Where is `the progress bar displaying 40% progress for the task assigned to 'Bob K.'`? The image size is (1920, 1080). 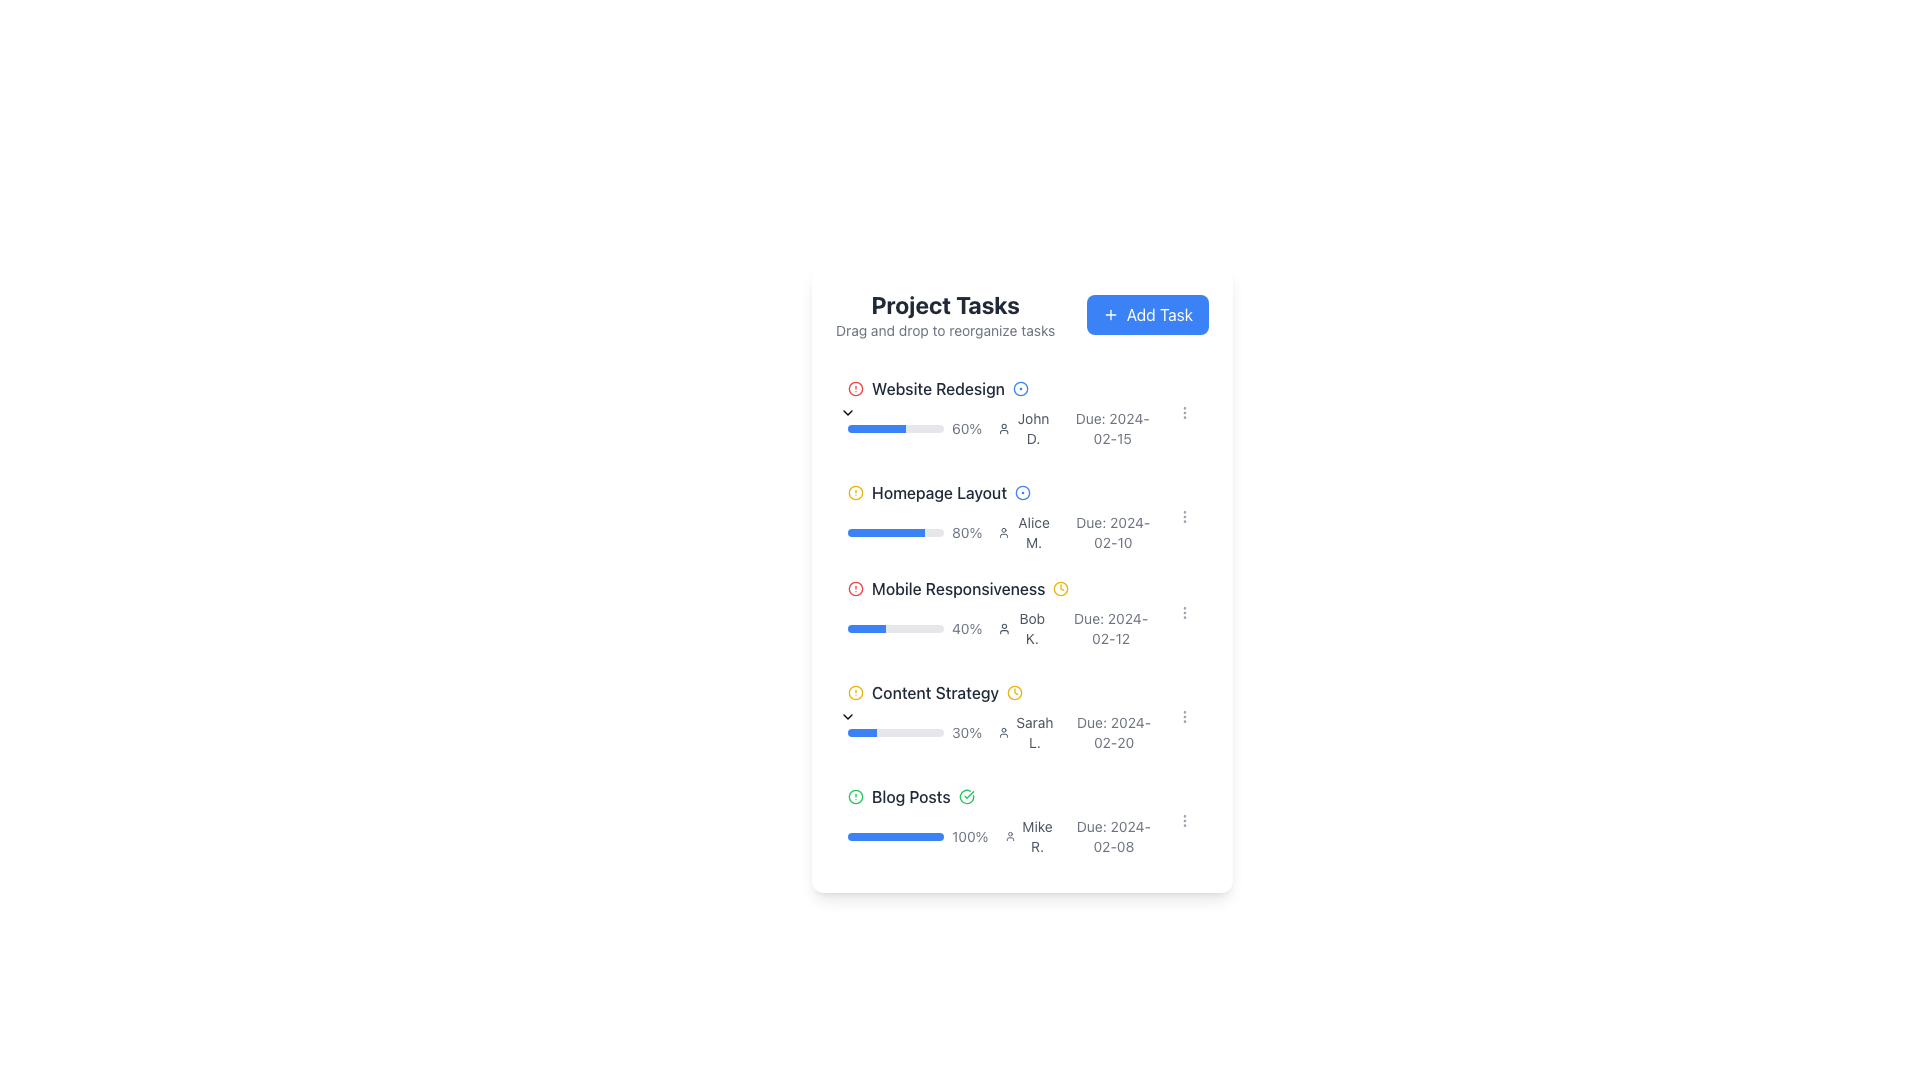
the progress bar displaying 40% progress for the task assigned to 'Bob K.' is located at coordinates (1002, 627).